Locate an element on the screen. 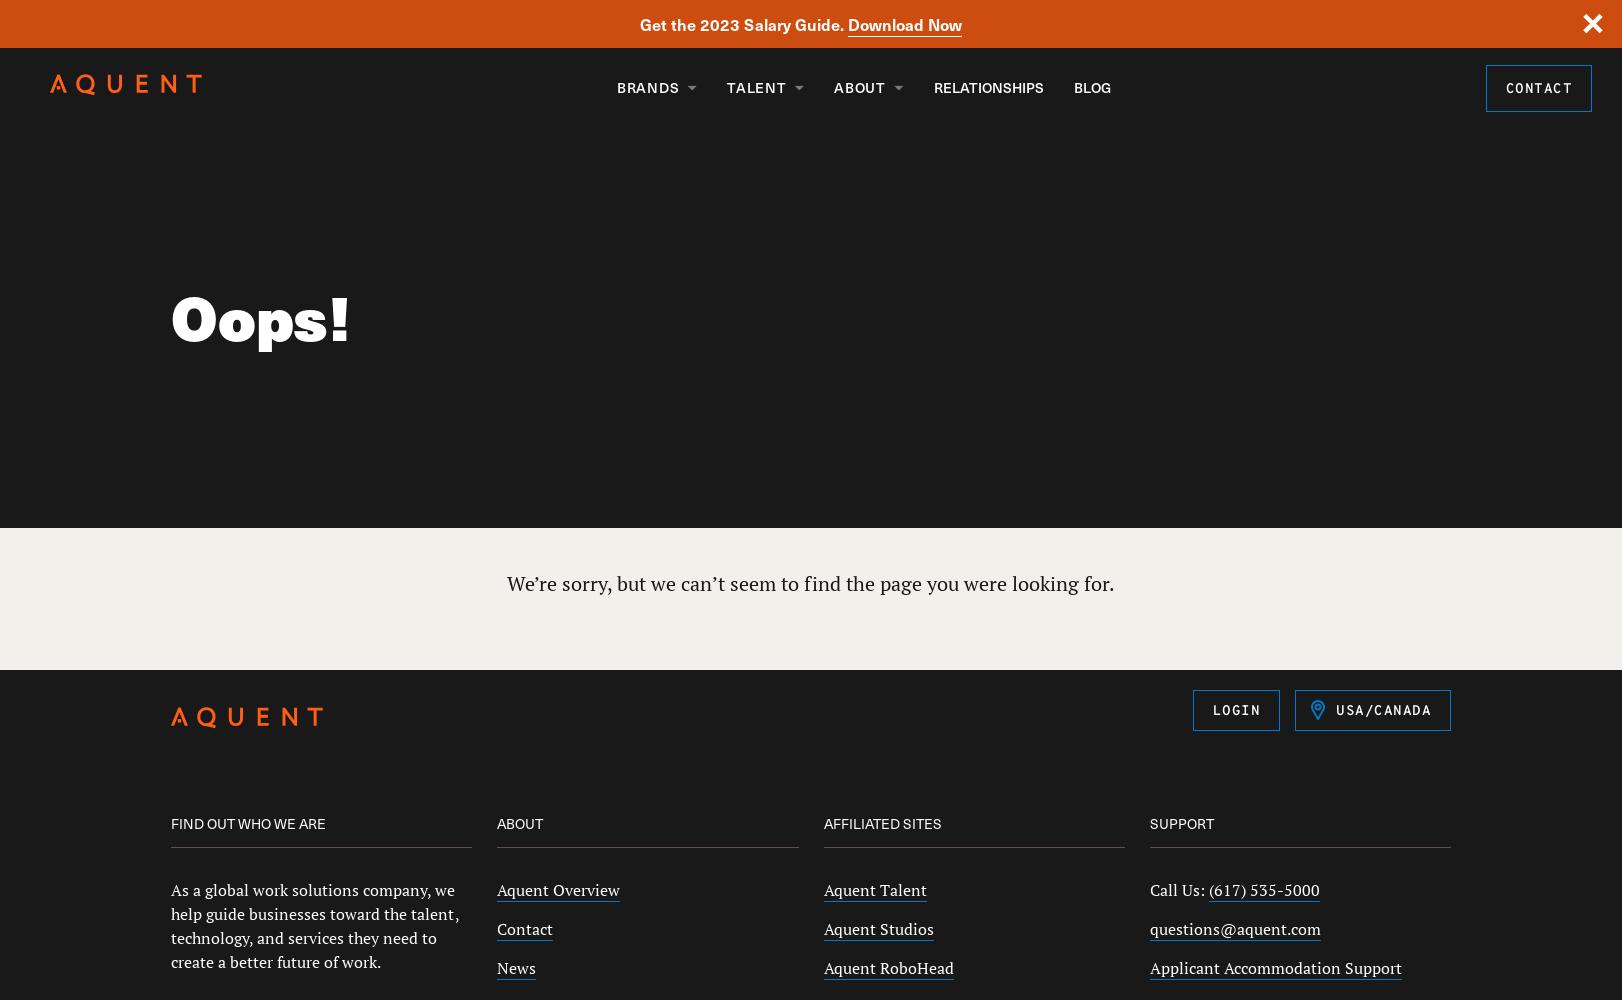 The image size is (1622, 1000). '(617) 535-5000' is located at coordinates (1208, 890).